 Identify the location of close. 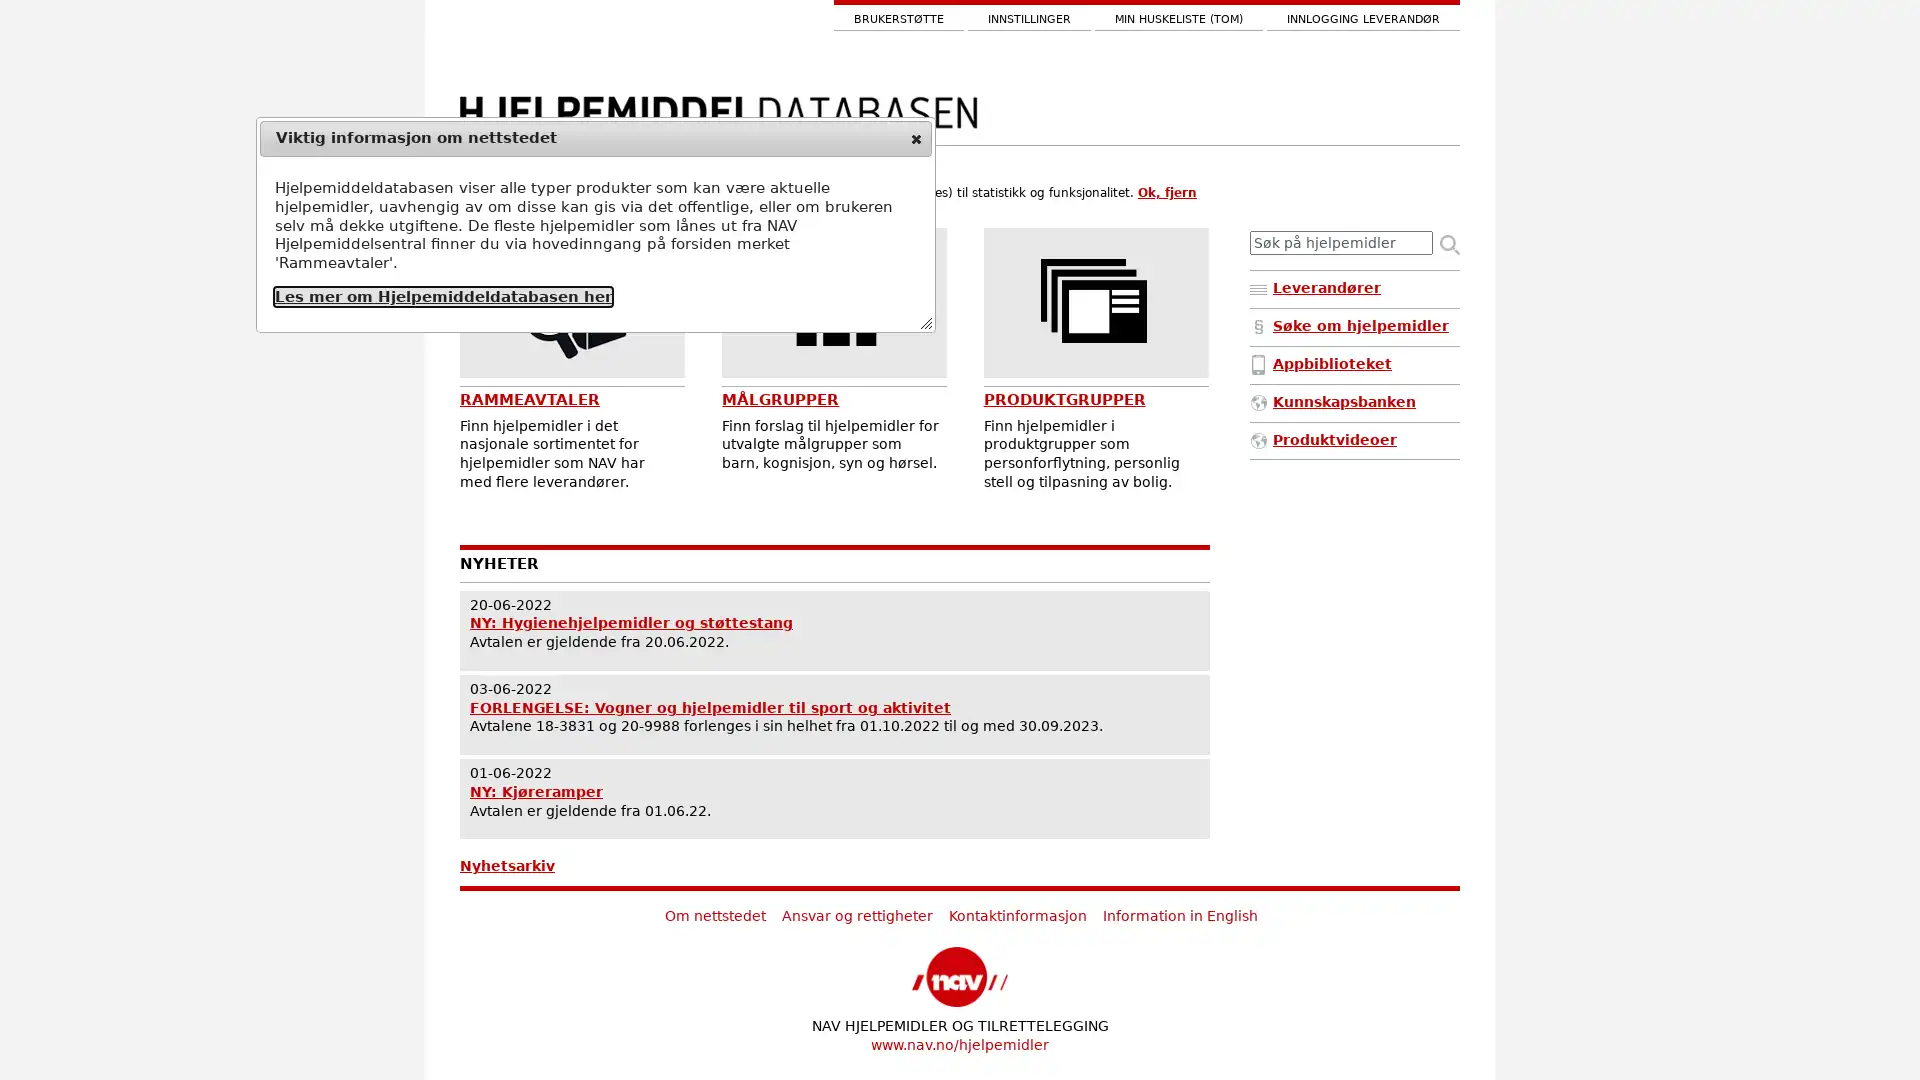
(914, 137).